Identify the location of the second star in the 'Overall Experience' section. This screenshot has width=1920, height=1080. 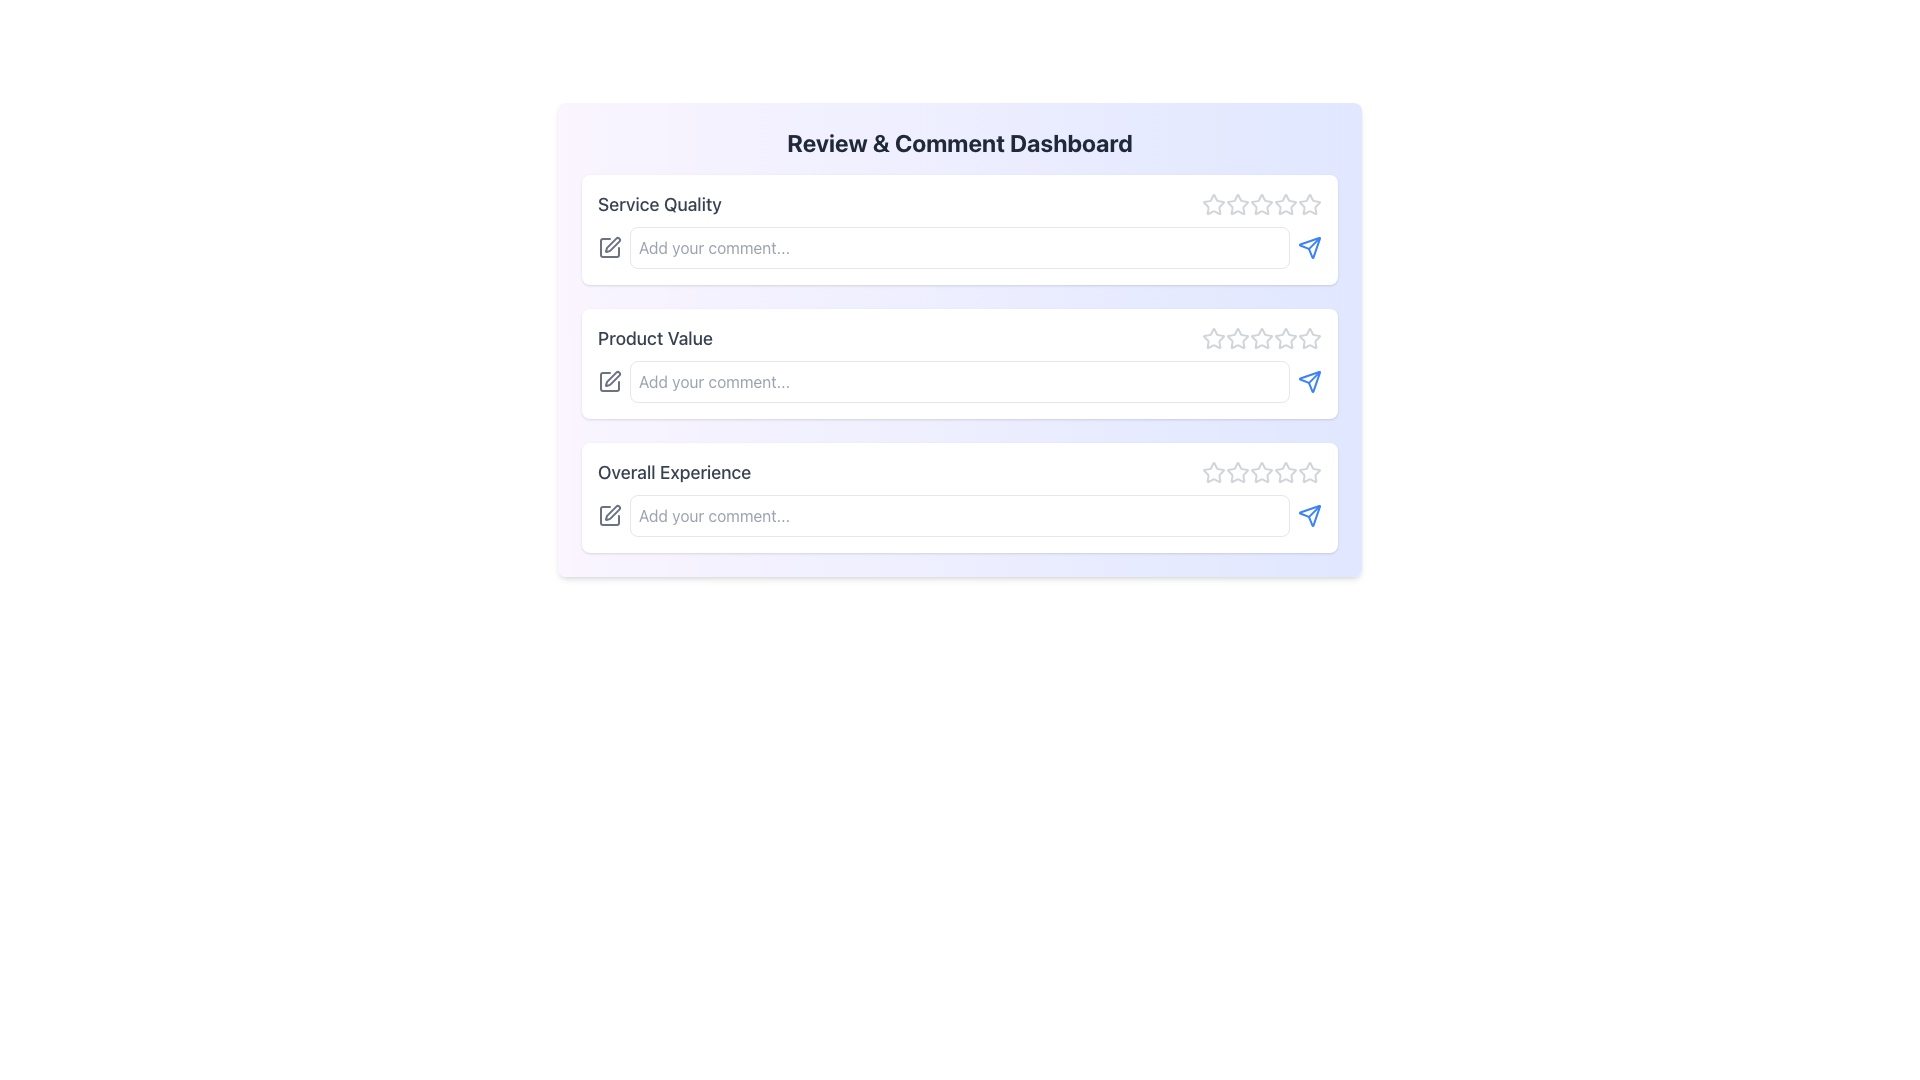
(1236, 471).